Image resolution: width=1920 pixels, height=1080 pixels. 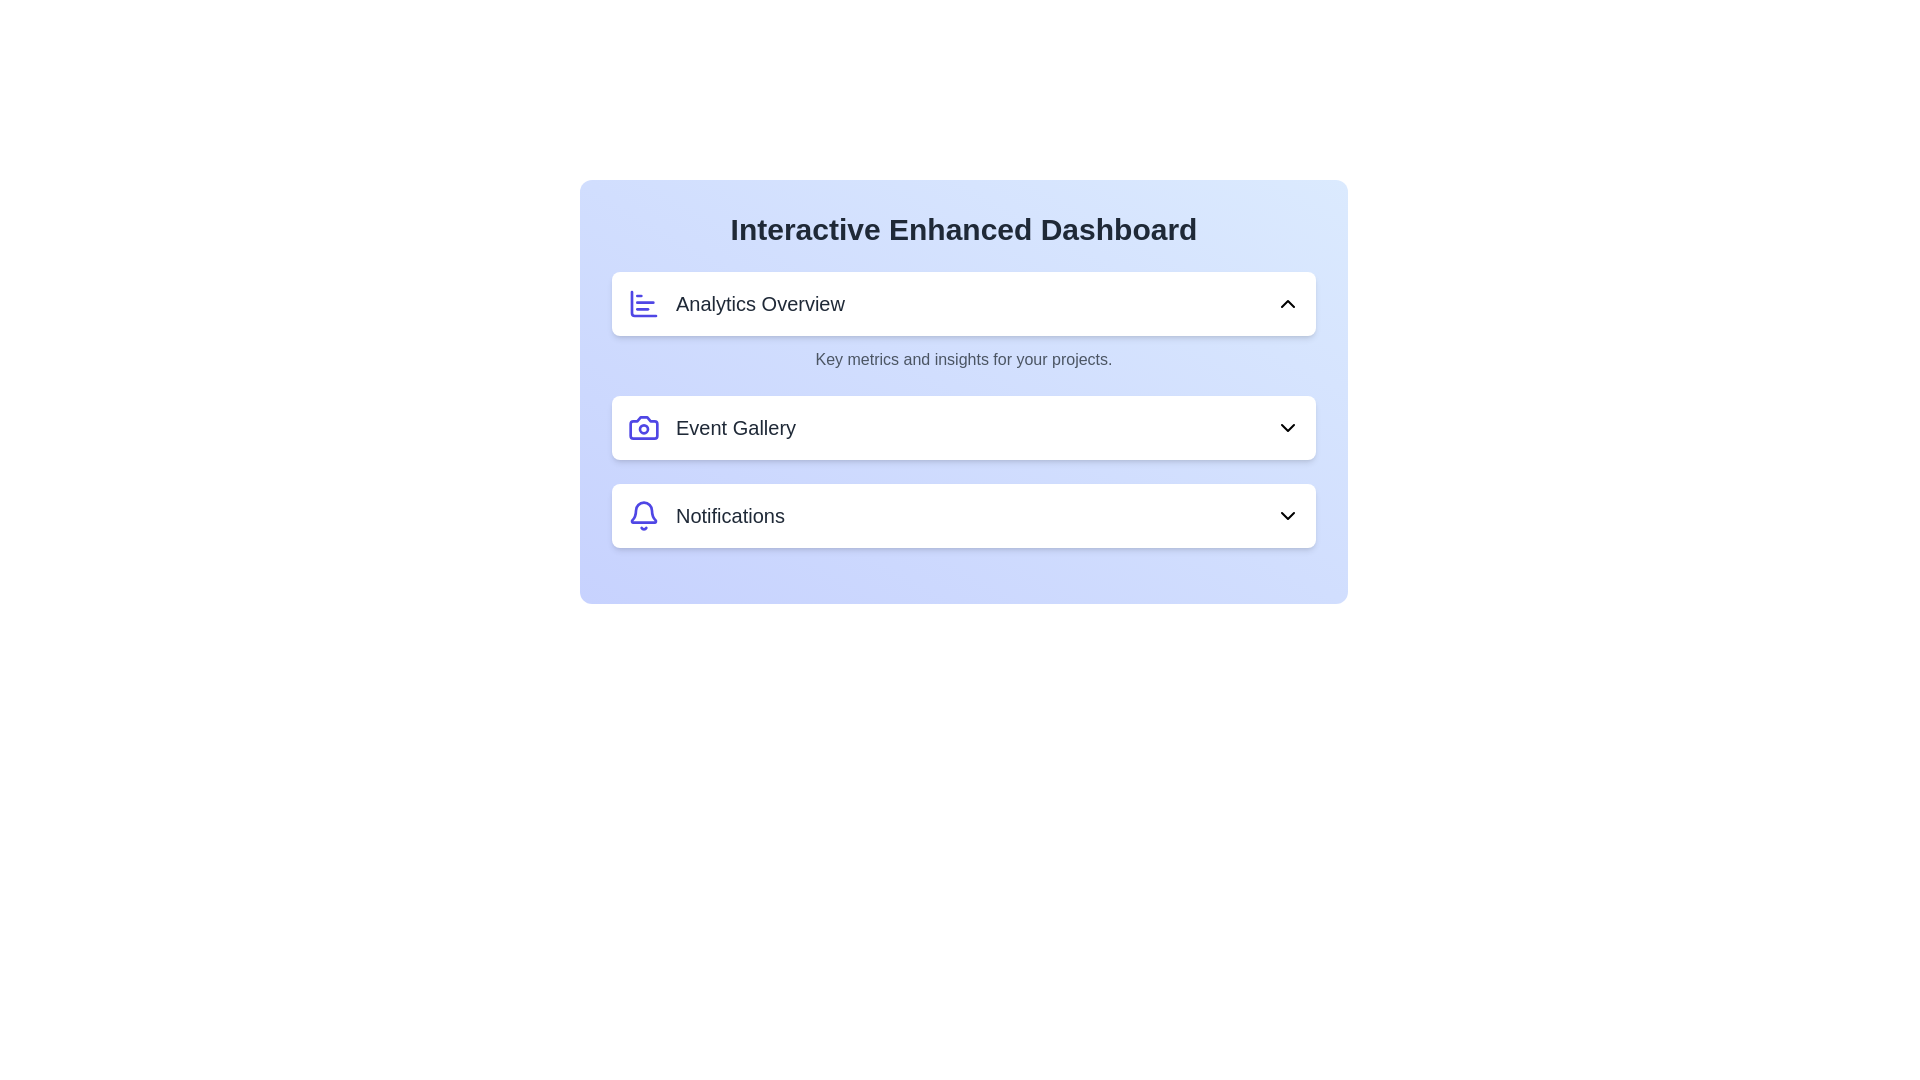 I want to click on the description text of the expanded section to interact with it, so click(x=964, y=358).